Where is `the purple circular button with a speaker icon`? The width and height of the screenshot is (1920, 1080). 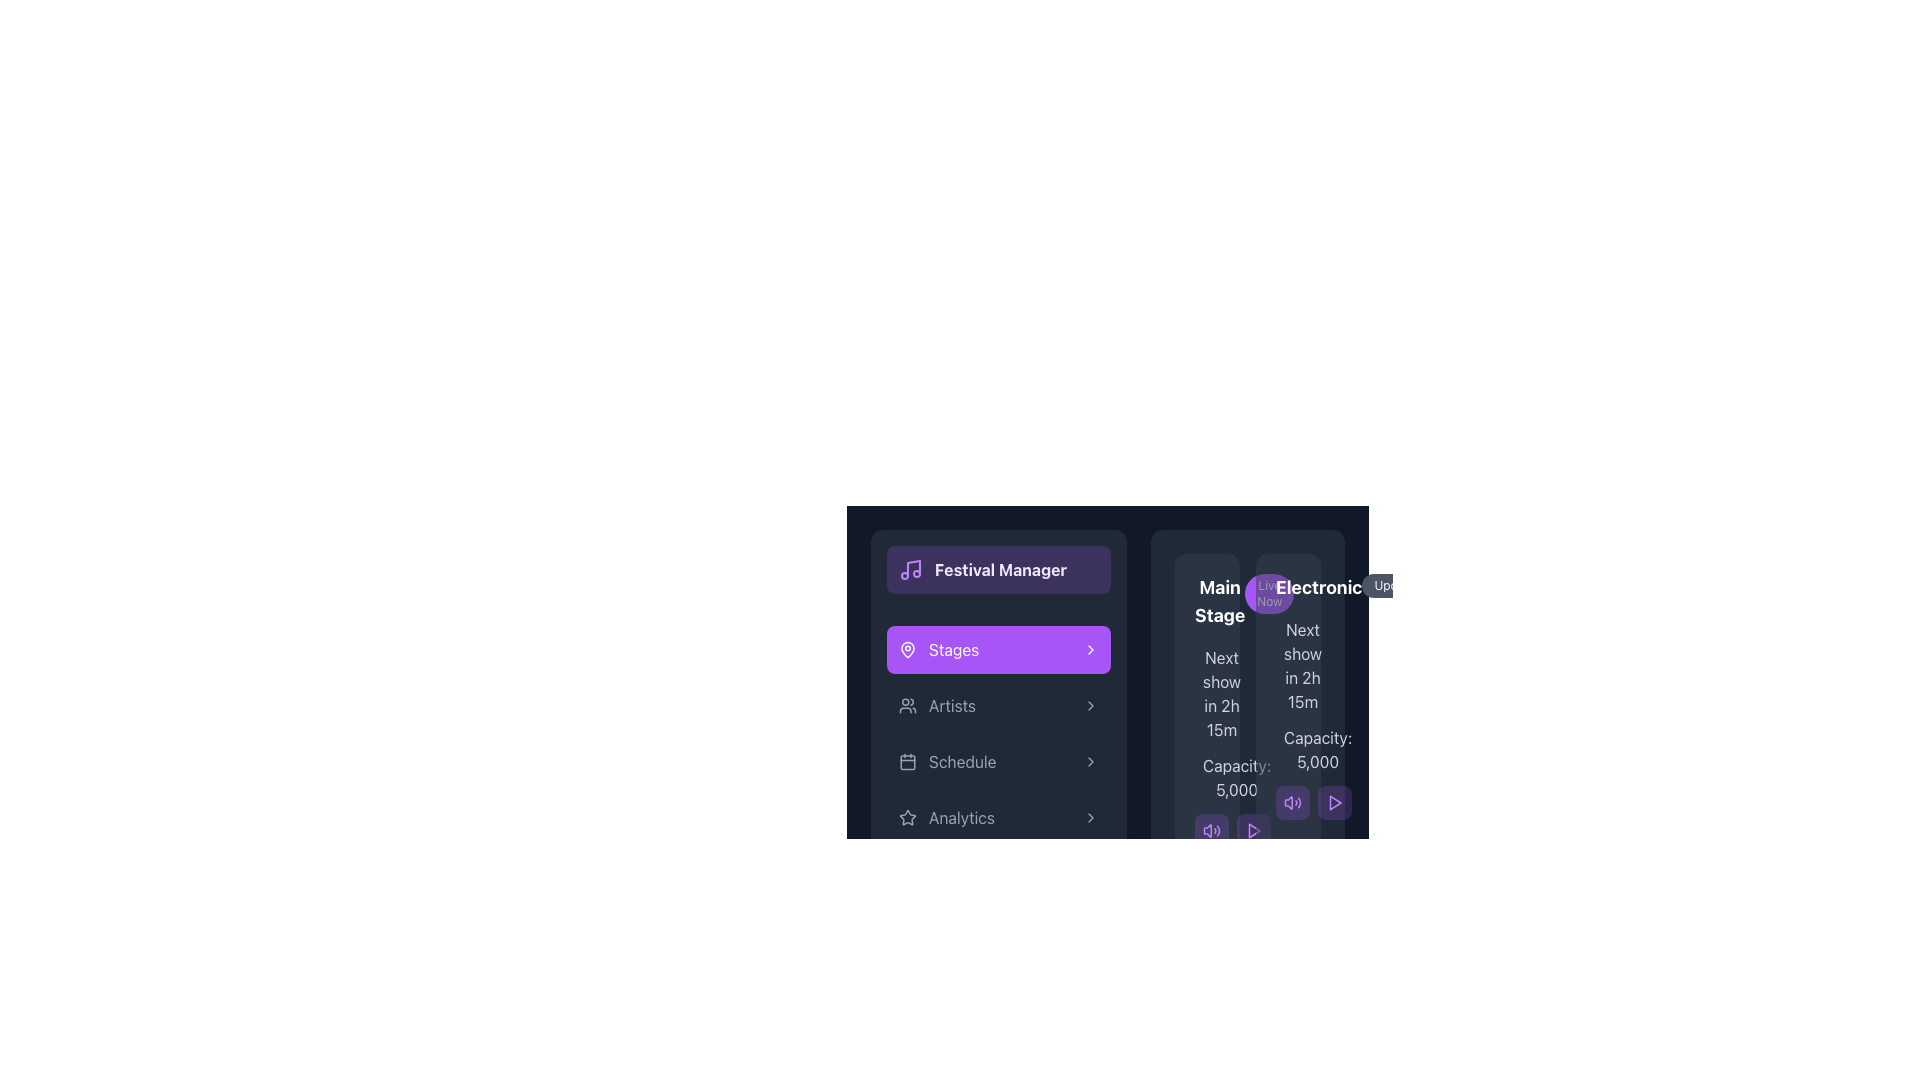 the purple circular button with a speaker icon is located at coordinates (1292, 801).